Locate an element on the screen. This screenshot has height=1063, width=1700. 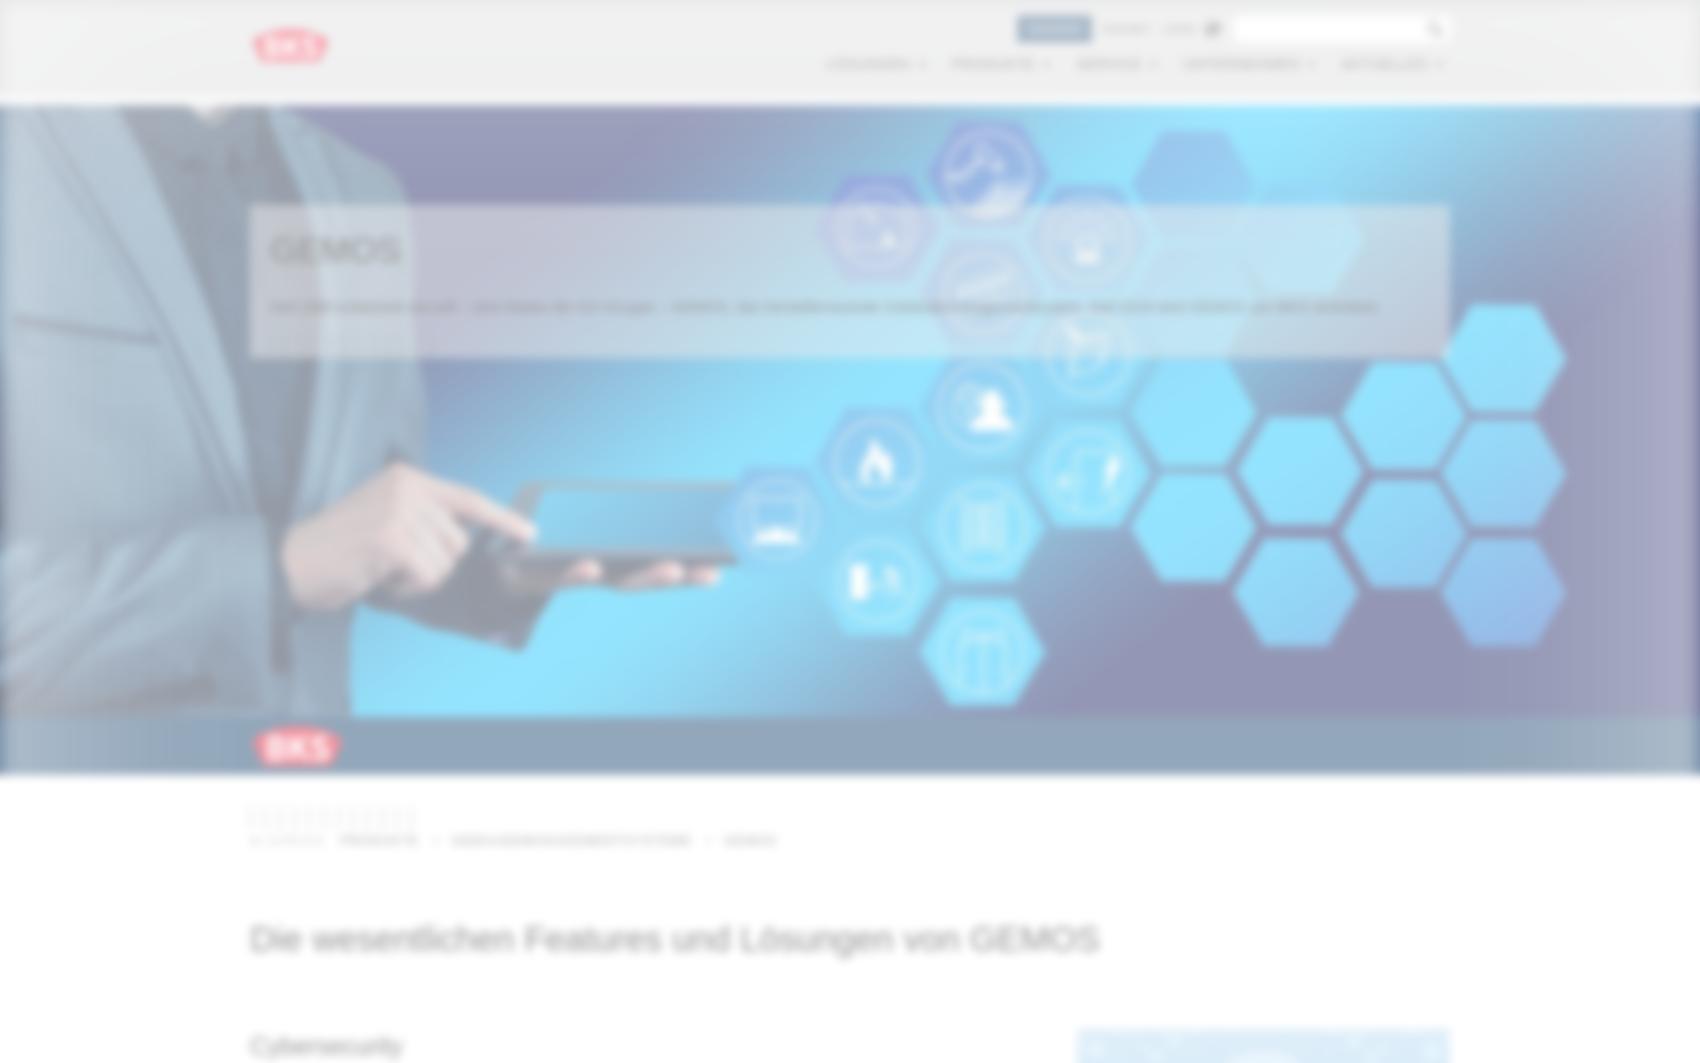
'Unternehmen' is located at coordinates (1239, 67).